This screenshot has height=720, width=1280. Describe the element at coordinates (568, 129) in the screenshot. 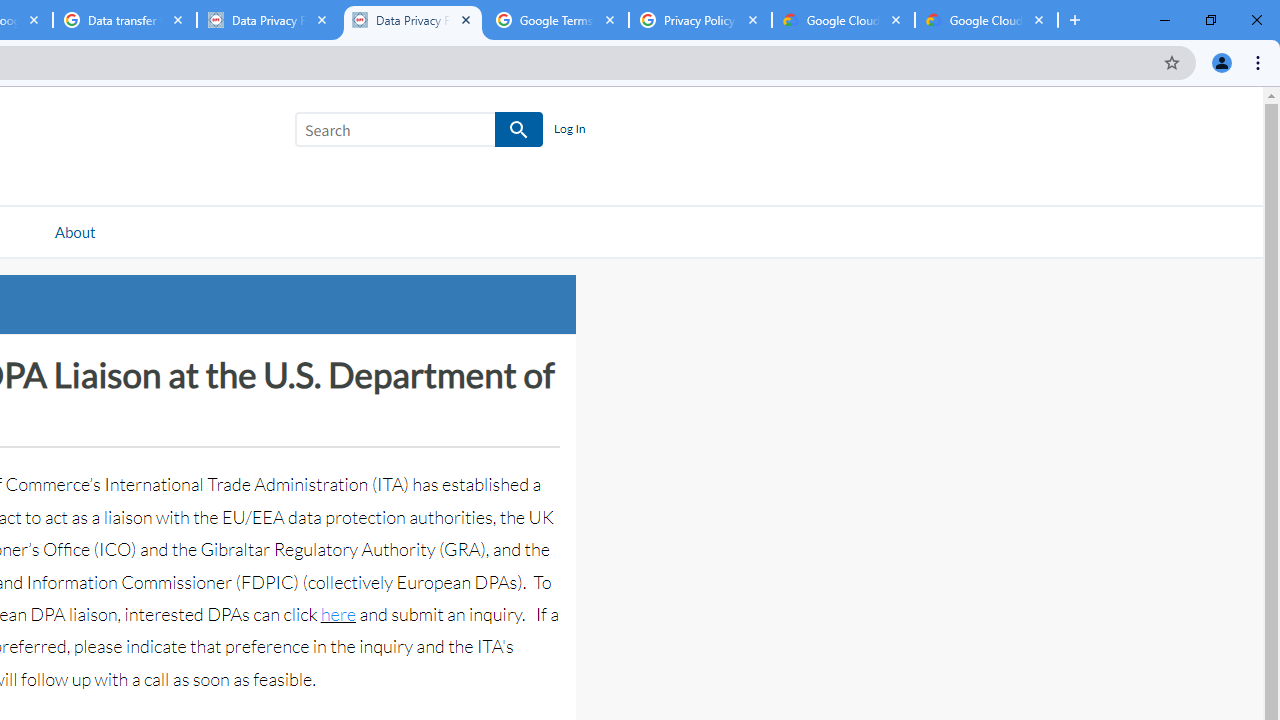

I see `'Log In'` at that location.